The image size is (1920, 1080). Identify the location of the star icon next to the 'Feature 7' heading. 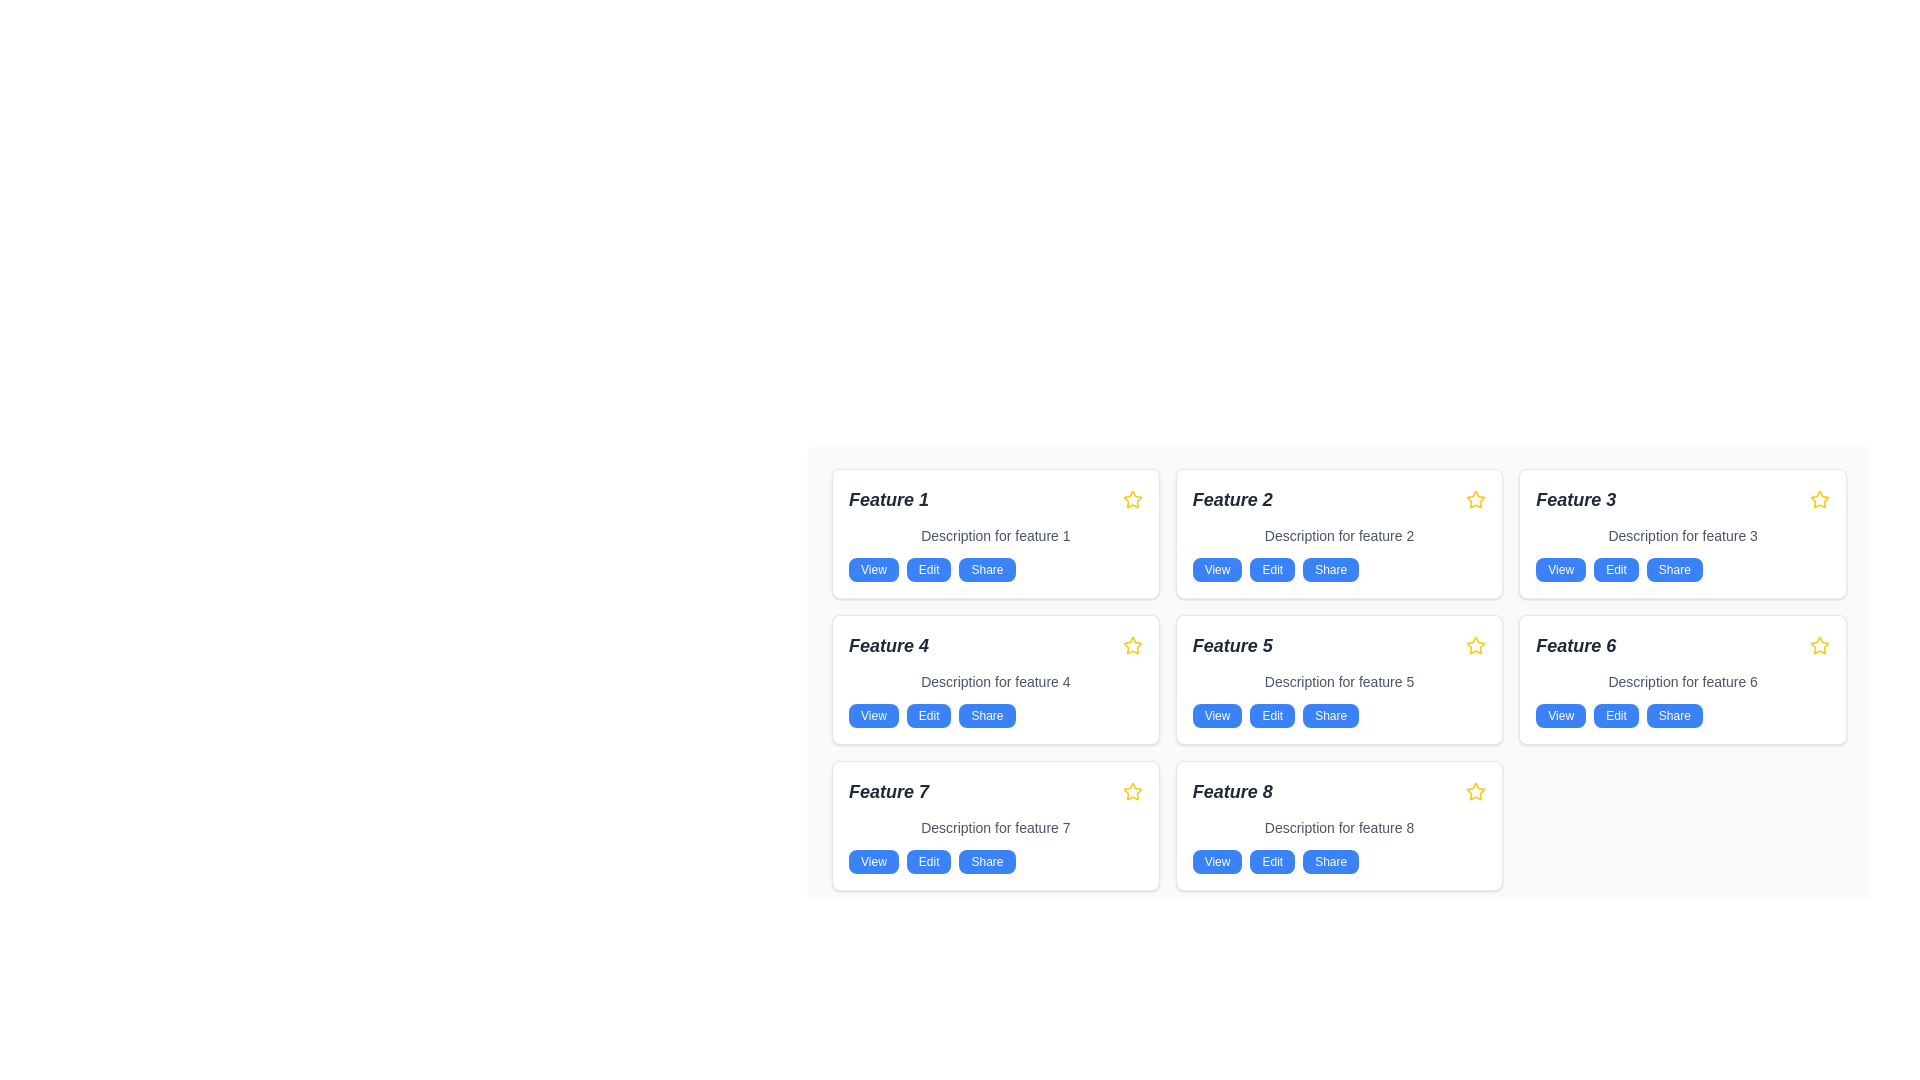
(1132, 790).